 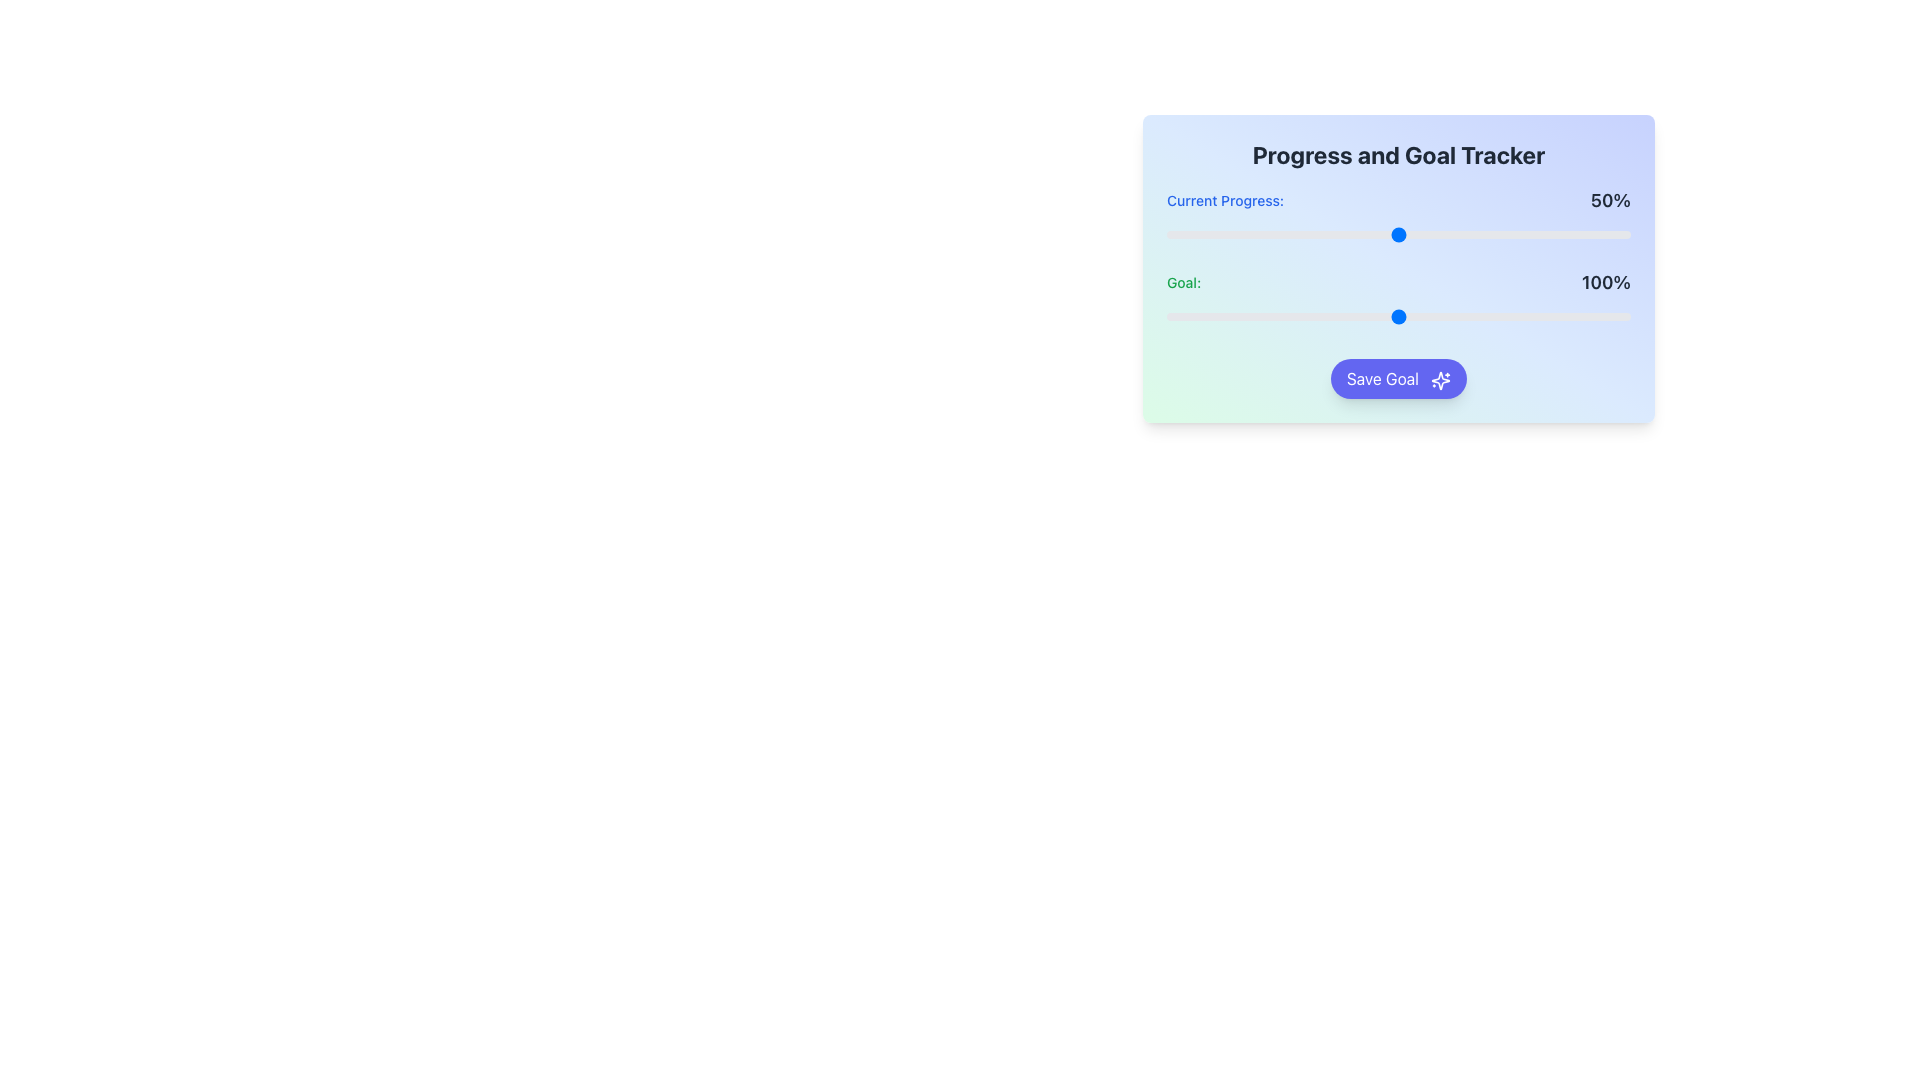 I want to click on the save button located below the progress sliders labeled 'Current Progress' and 'Goal', so click(x=1397, y=378).